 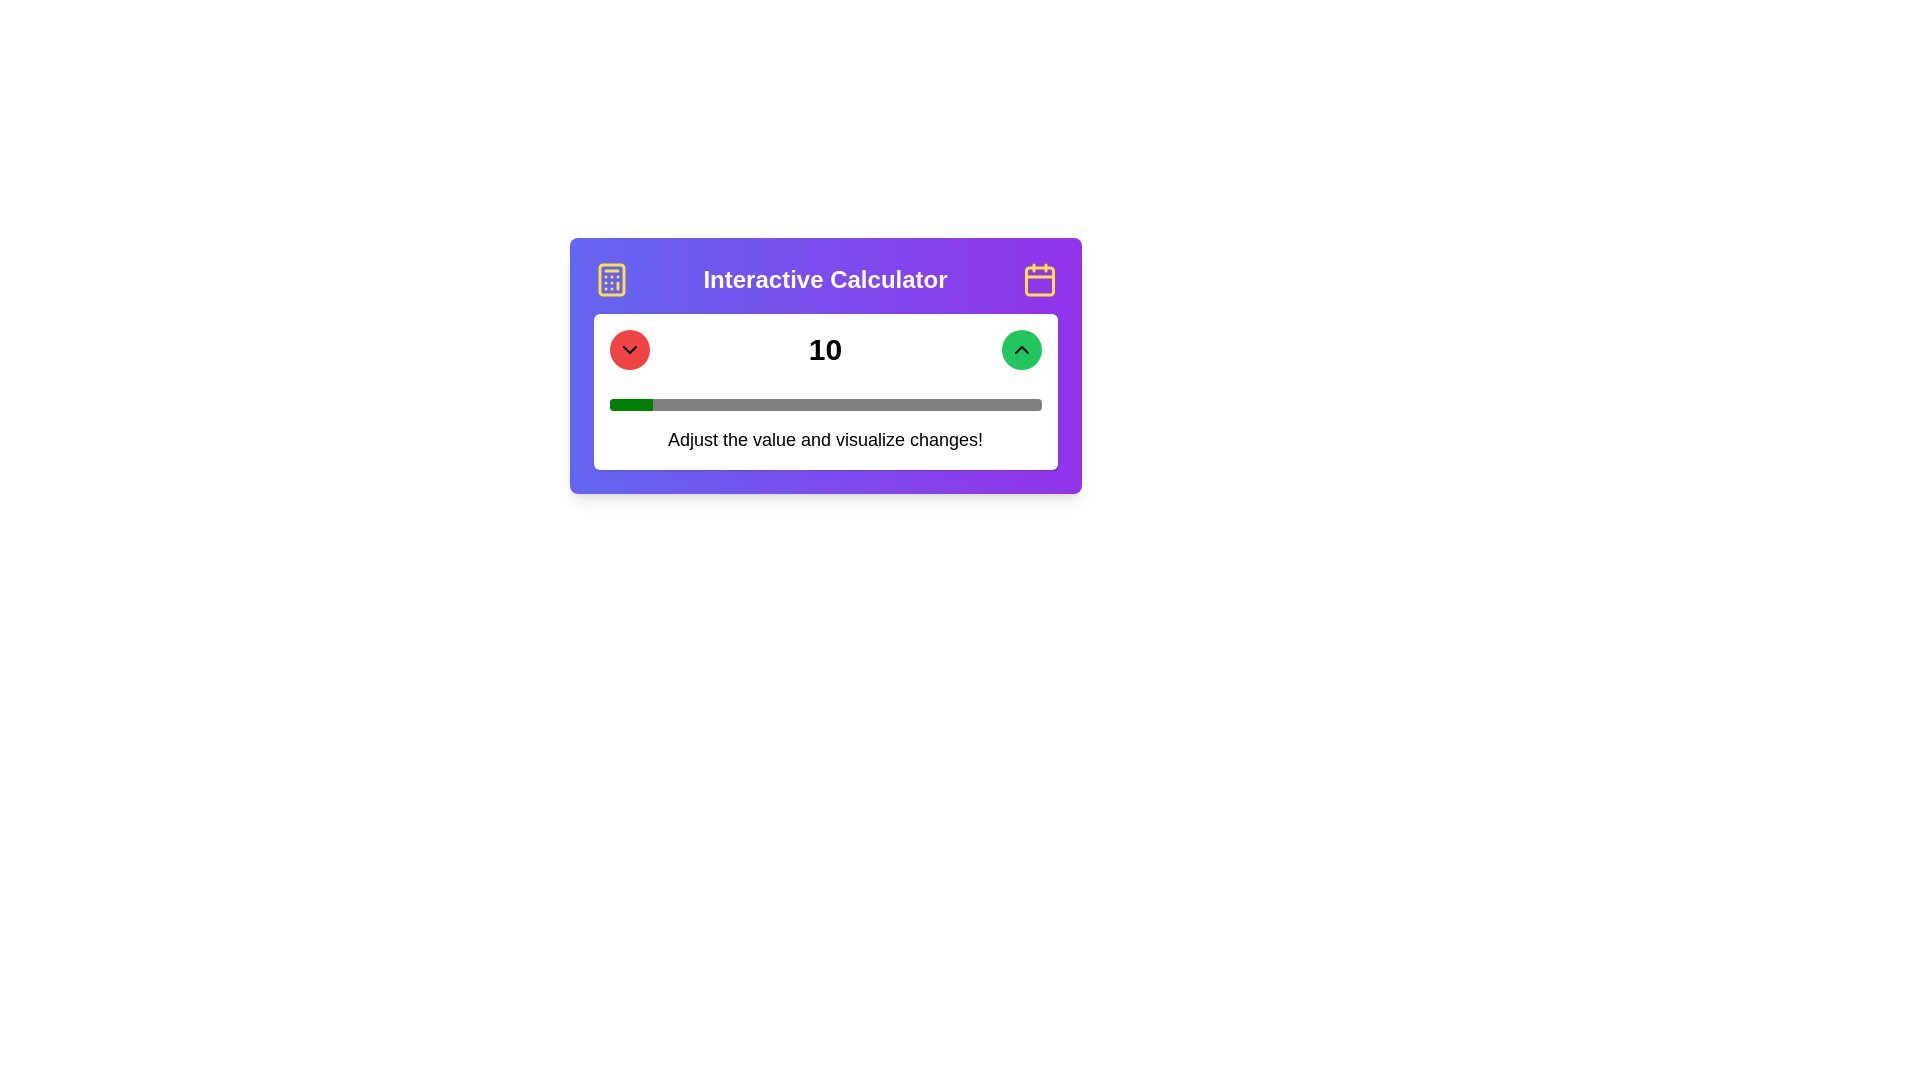 I want to click on the slider value, so click(x=776, y=405).